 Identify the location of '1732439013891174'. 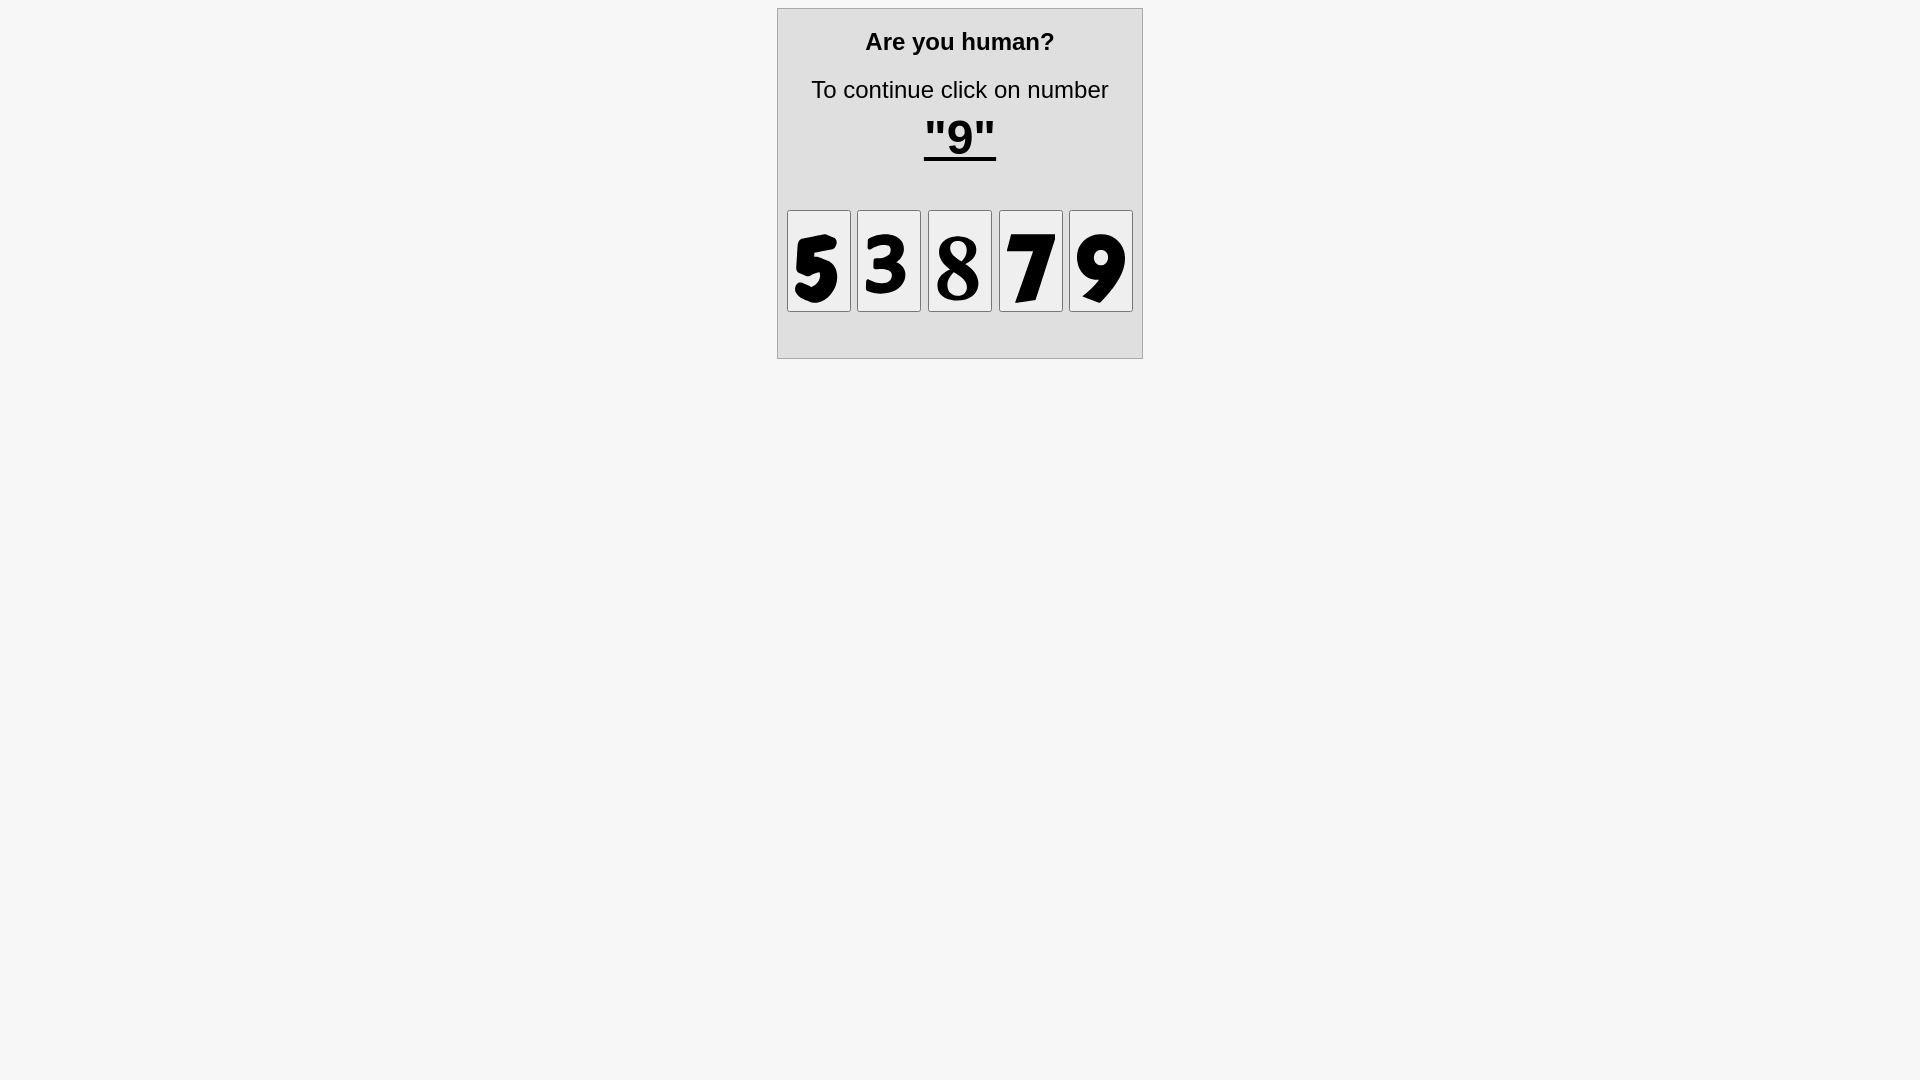
(998, 260).